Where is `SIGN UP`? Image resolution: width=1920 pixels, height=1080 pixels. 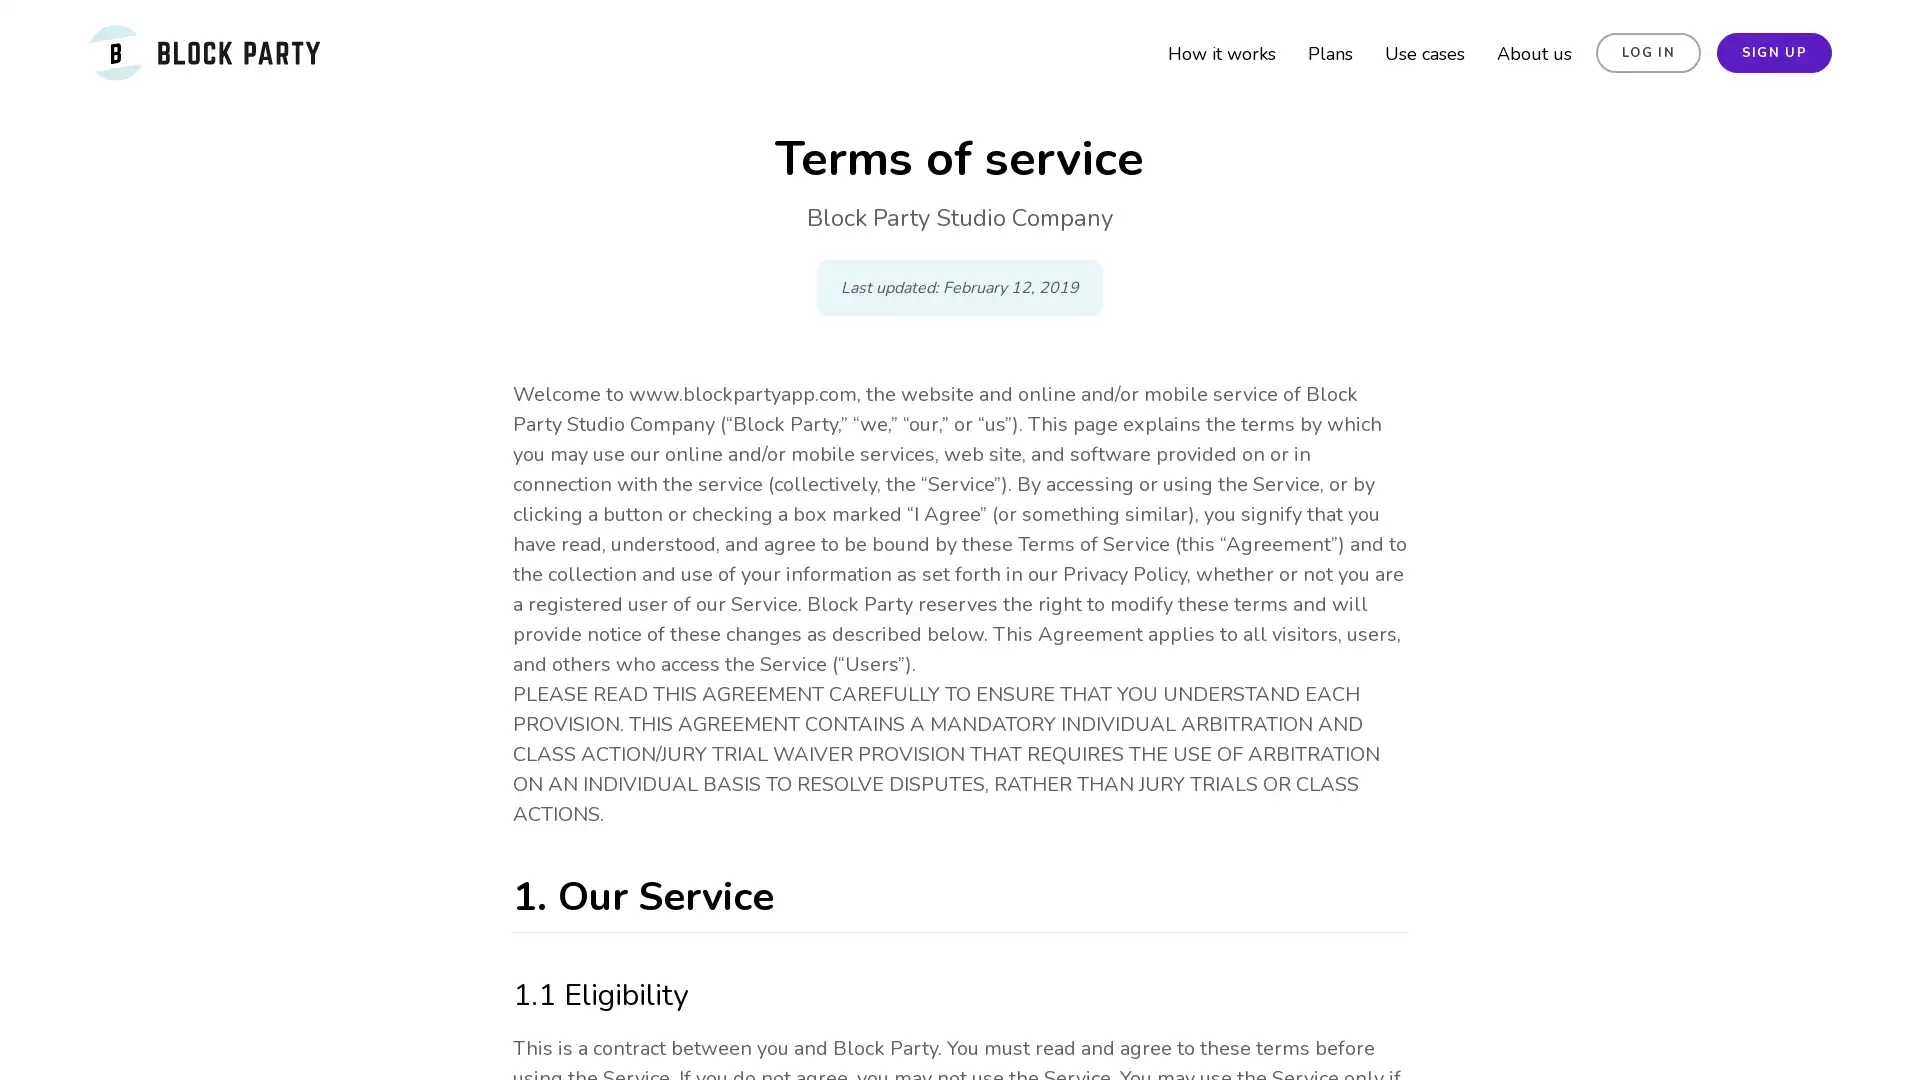
SIGN UP is located at coordinates (1774, 52).